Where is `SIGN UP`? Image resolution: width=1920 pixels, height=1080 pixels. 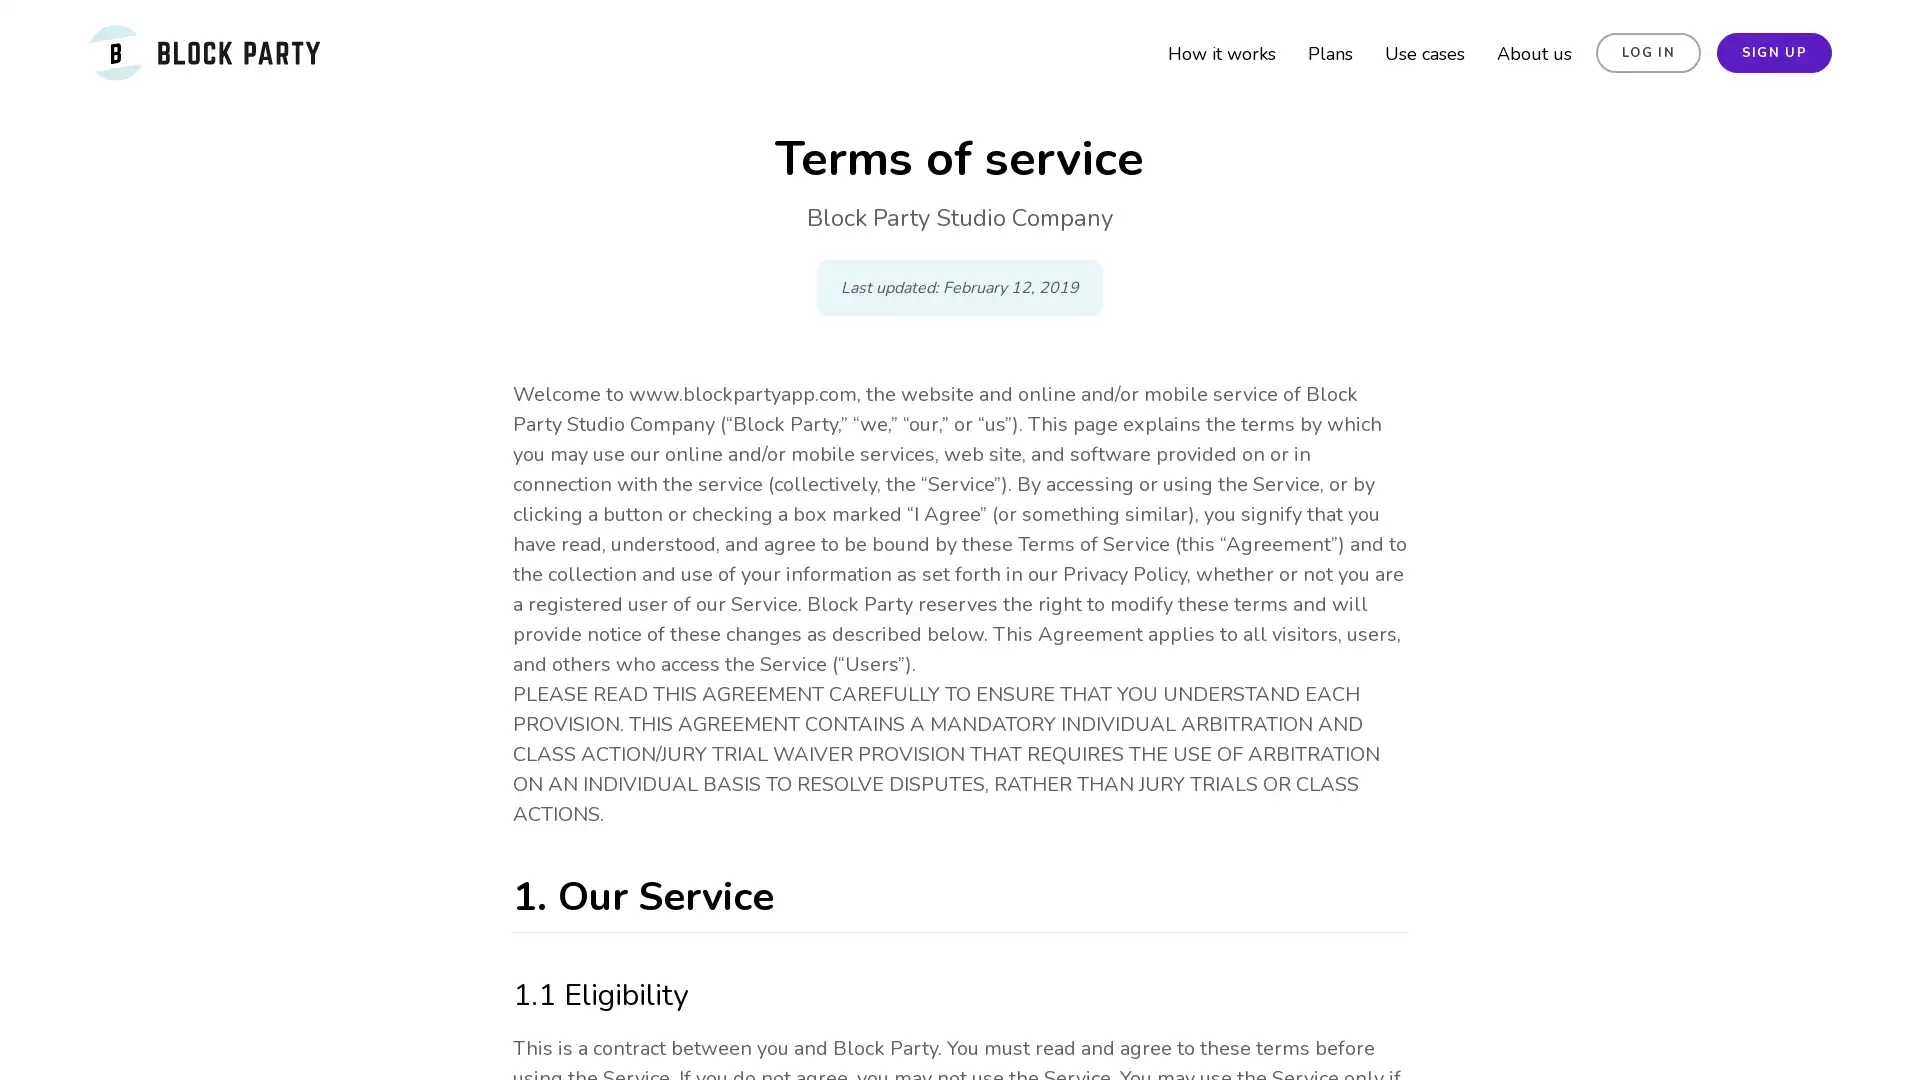
SIGN UP is located at coordinates (1774, 52).